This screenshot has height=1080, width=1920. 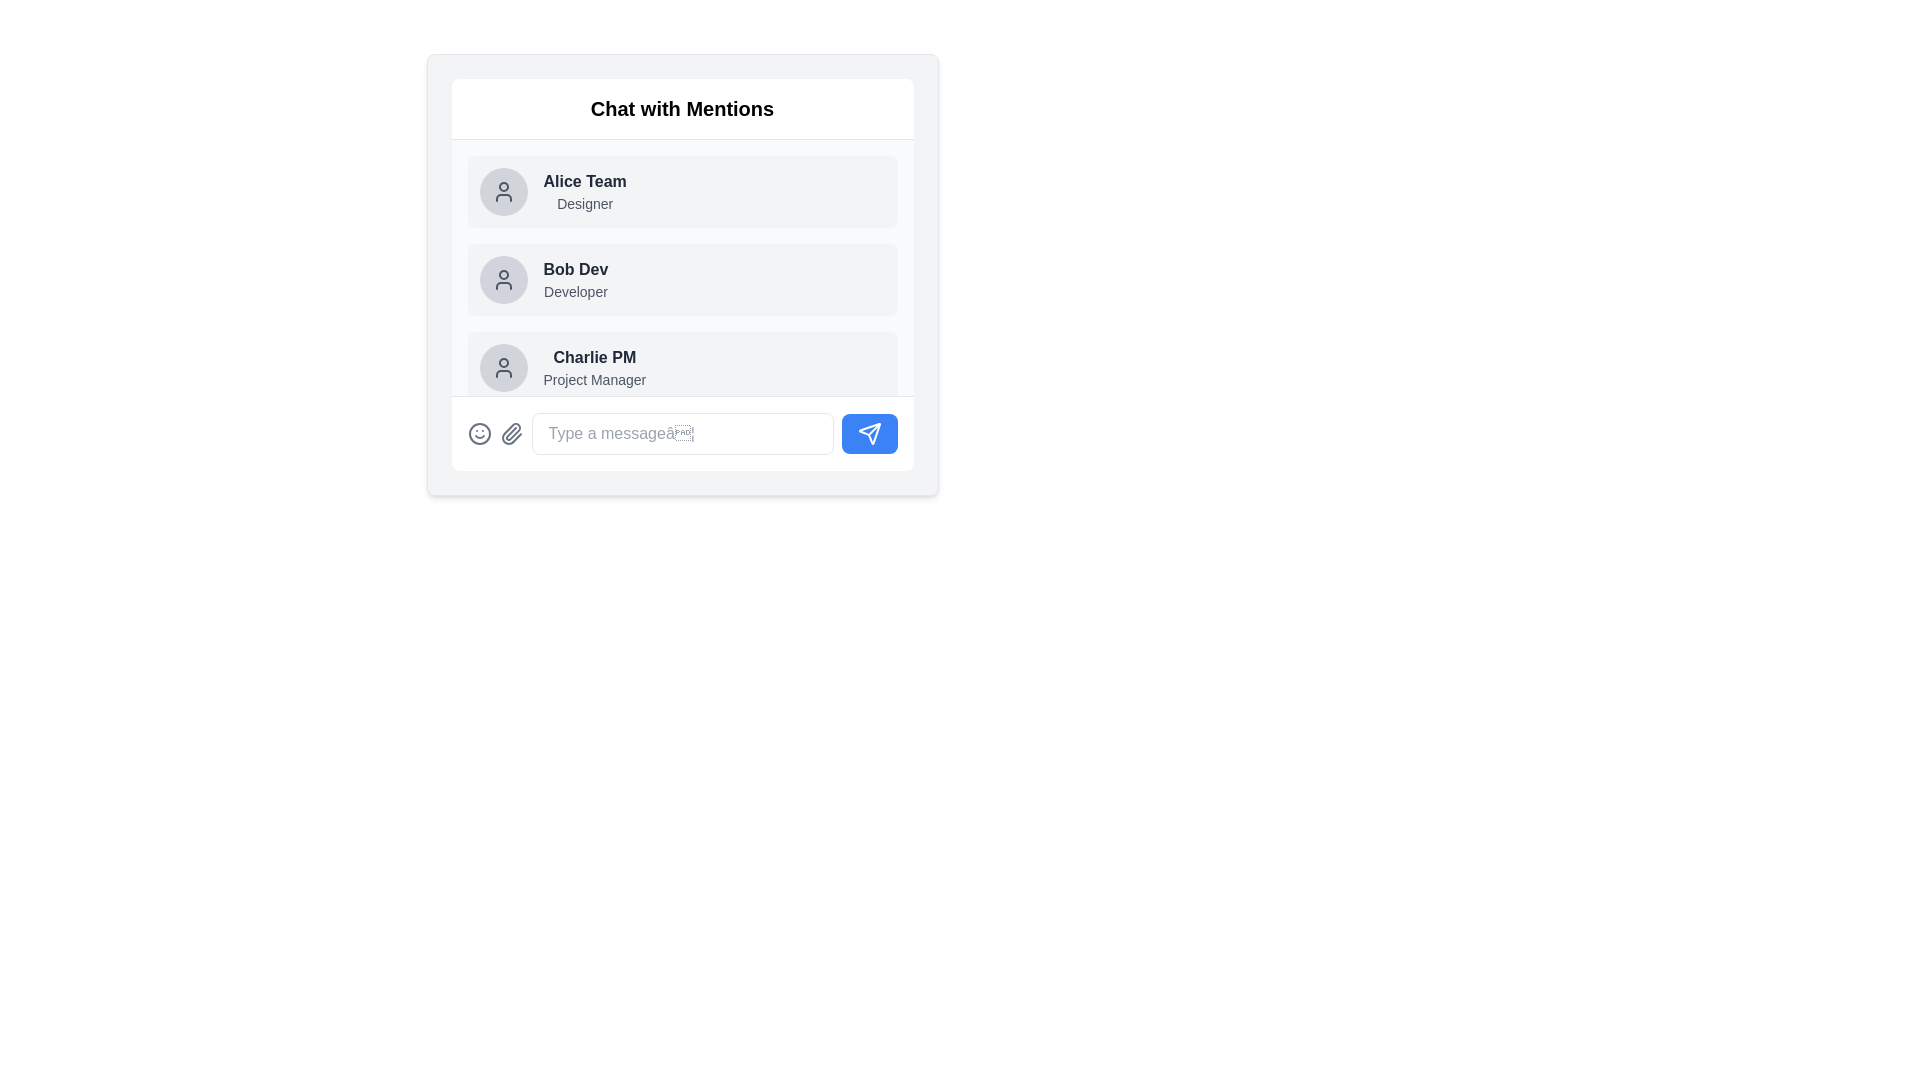 I want to click on the simplistic smiley face icon button located on the far left of the horizontal row of icons at the bottom of the chat interface, so click(x=478, y=433).